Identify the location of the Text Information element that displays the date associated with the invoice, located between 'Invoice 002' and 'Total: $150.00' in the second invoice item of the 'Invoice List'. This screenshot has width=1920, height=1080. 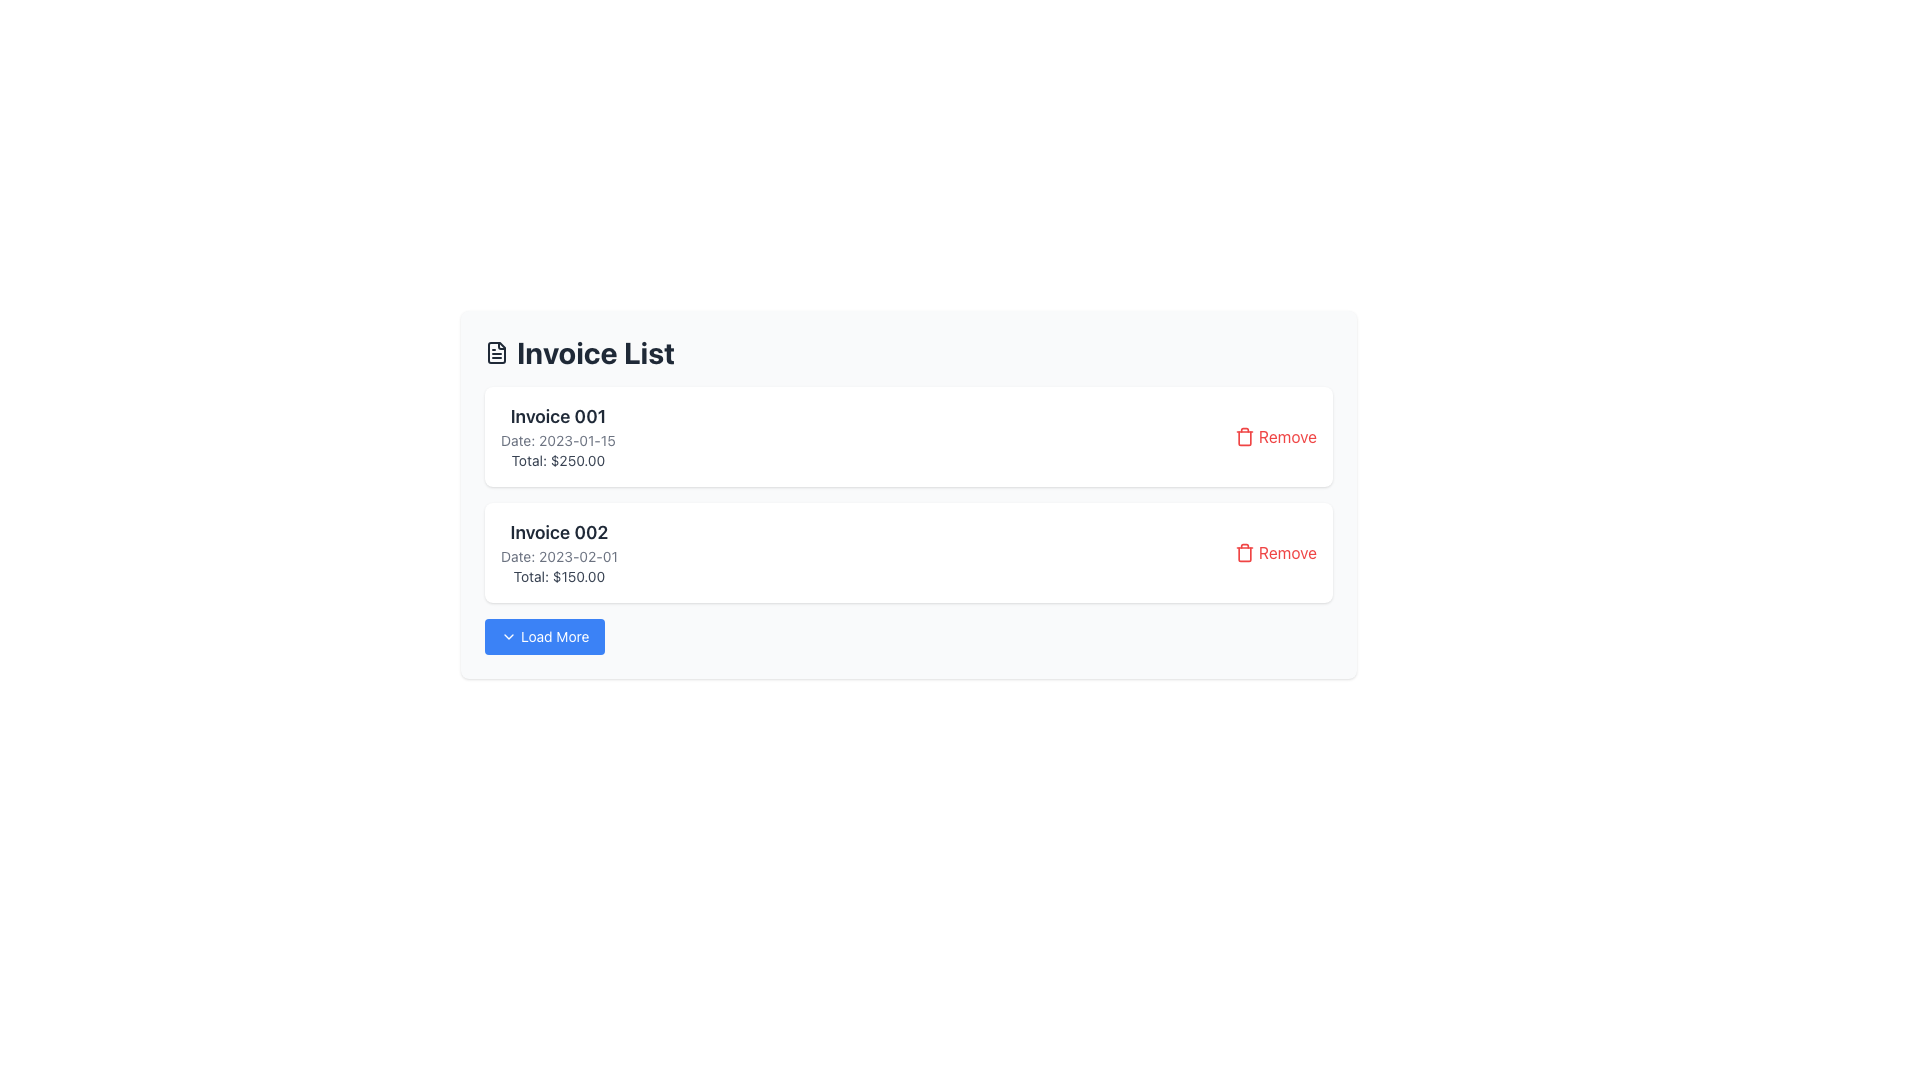
(559, 556).